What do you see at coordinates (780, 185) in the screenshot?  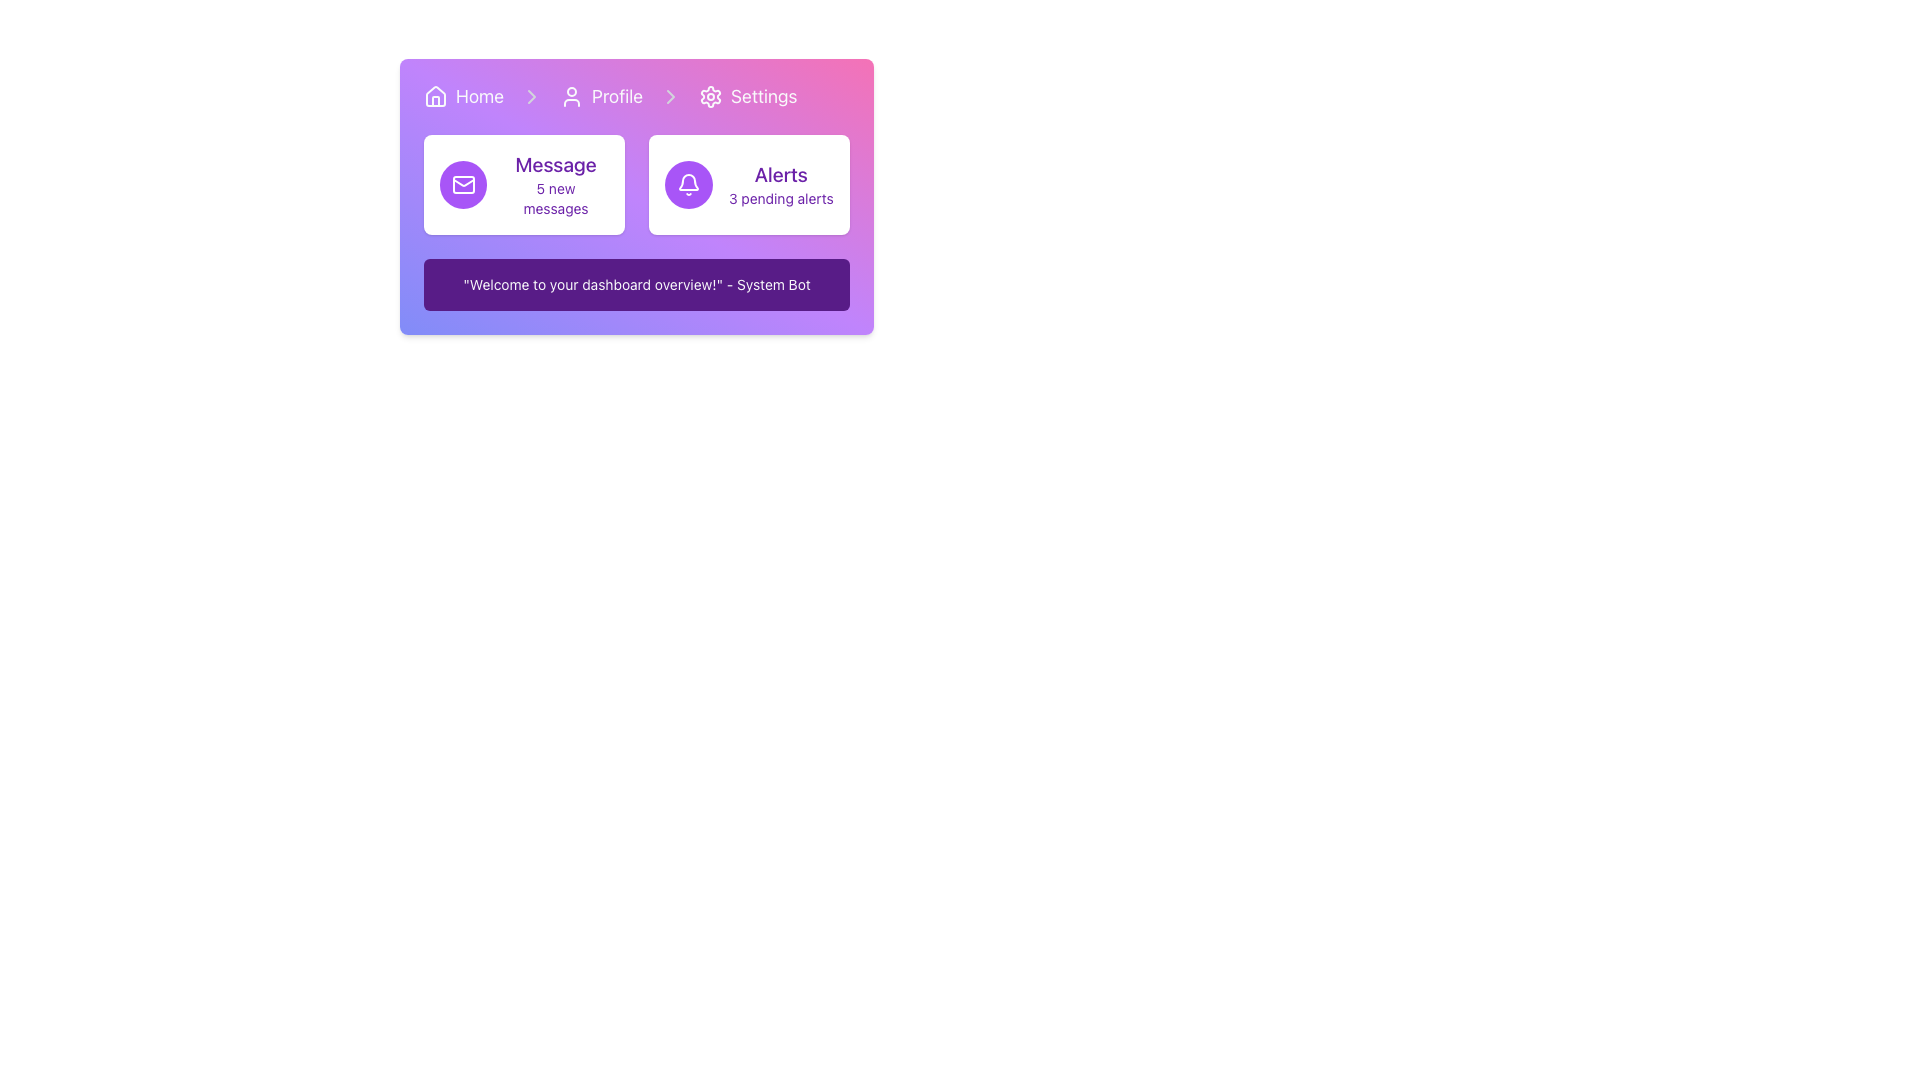 I see `the 'Alerts' text information block located in the top-right card, which displays the title 'Alerts' in bold purple font and indicates '3 pending alerts' below it` at bounding box center [780, 185].